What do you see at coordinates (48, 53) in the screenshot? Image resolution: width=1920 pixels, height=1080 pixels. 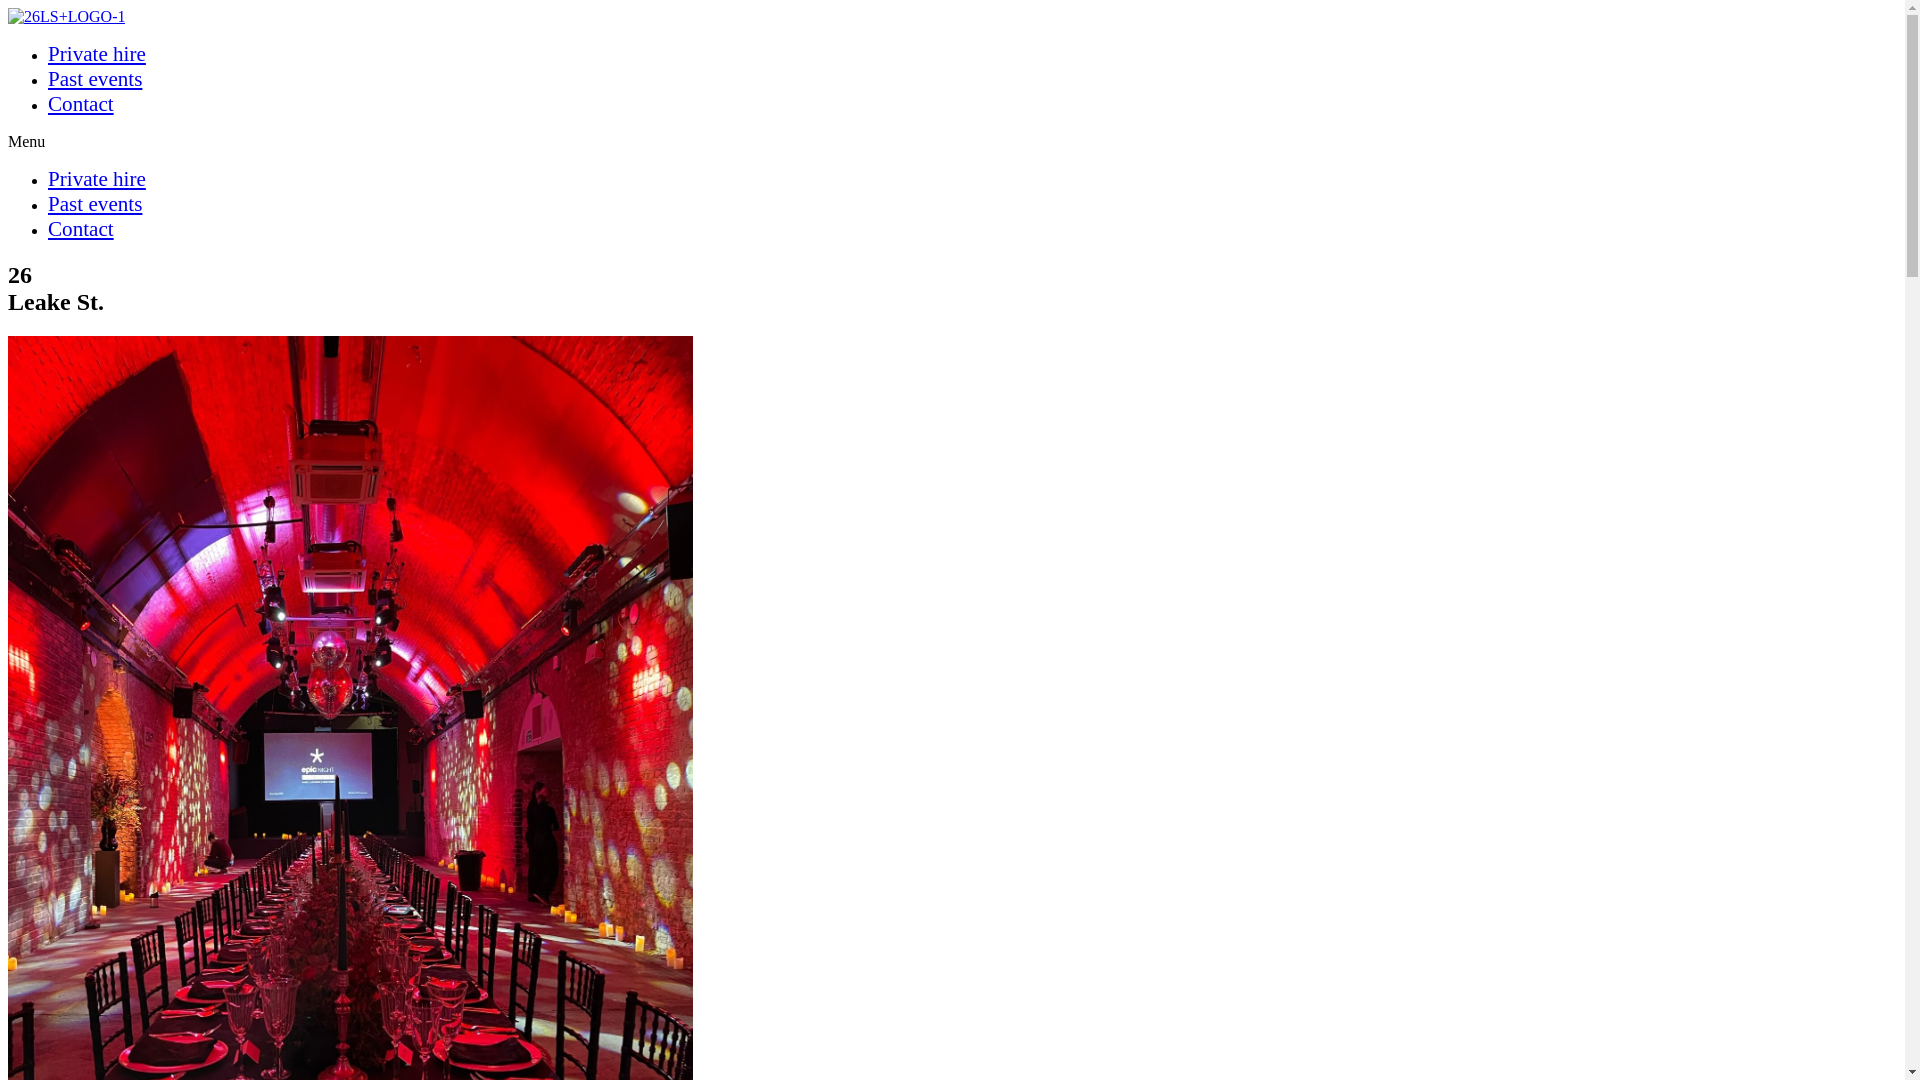 I see `'Private hire'` at bounding box center [48, 53].